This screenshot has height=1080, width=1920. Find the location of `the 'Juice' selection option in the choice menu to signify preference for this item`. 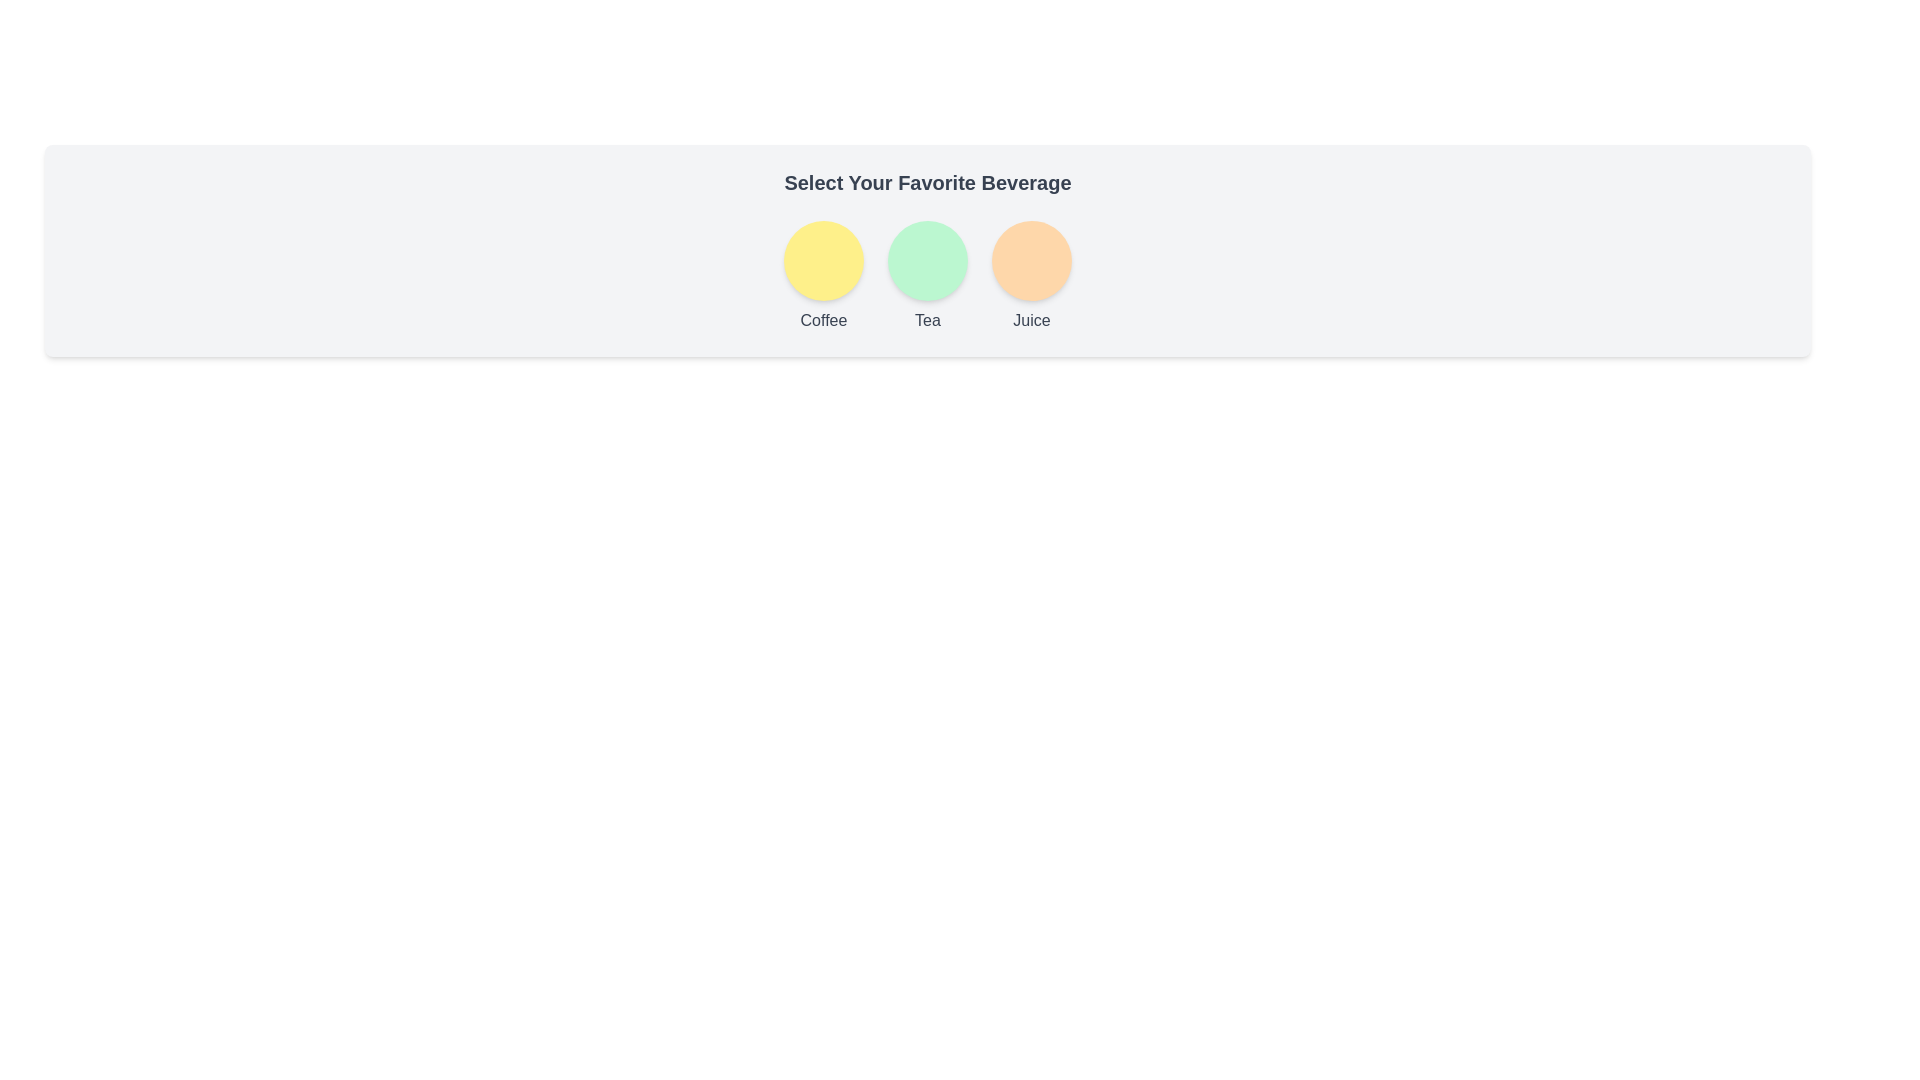

the 'Juice' selection option in the choice menu to signify preference for this item is located at coordinates (1032, 273).